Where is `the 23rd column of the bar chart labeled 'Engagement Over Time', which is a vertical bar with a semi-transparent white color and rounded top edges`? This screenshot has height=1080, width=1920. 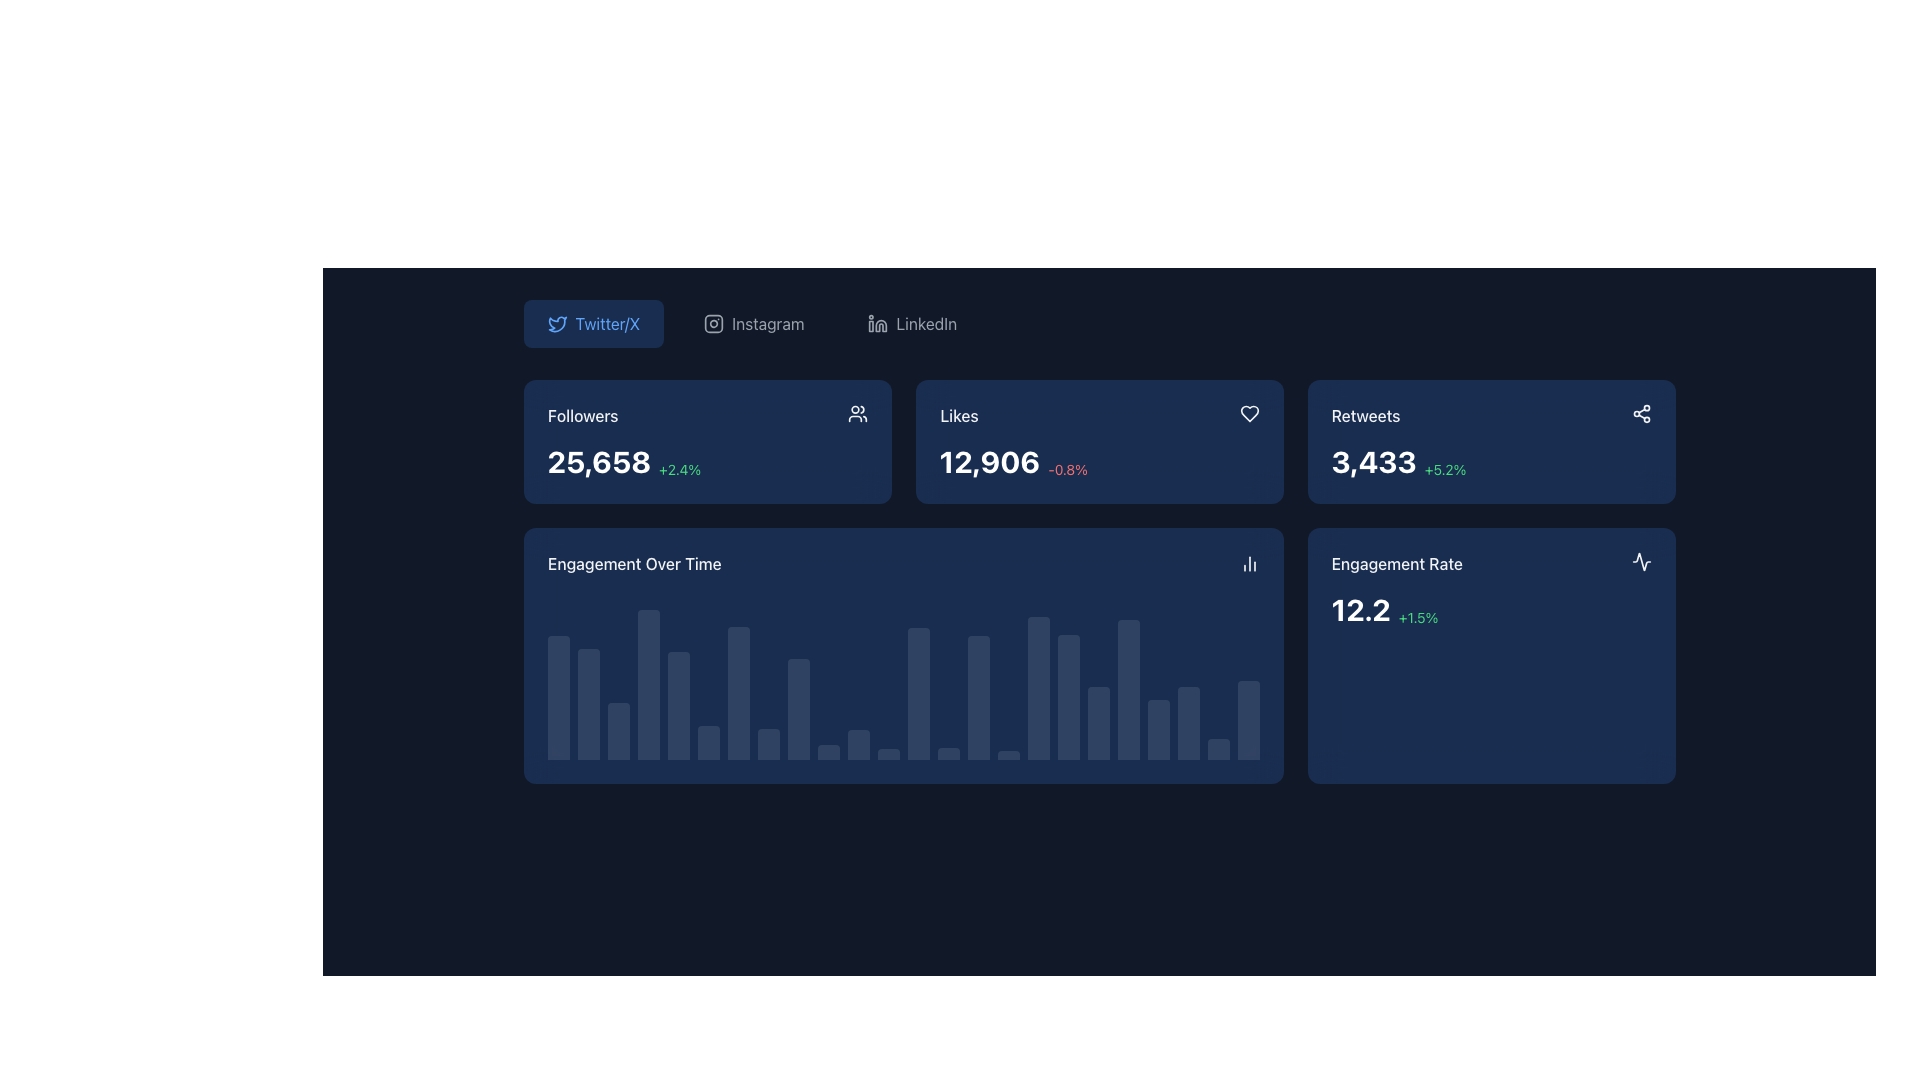
the 23rd column of the bar chart labeled 'Engagement Over Time', which is a vertical bar with a semi-transparent white color and rounded top edges is located at coordinates (1188, 723).